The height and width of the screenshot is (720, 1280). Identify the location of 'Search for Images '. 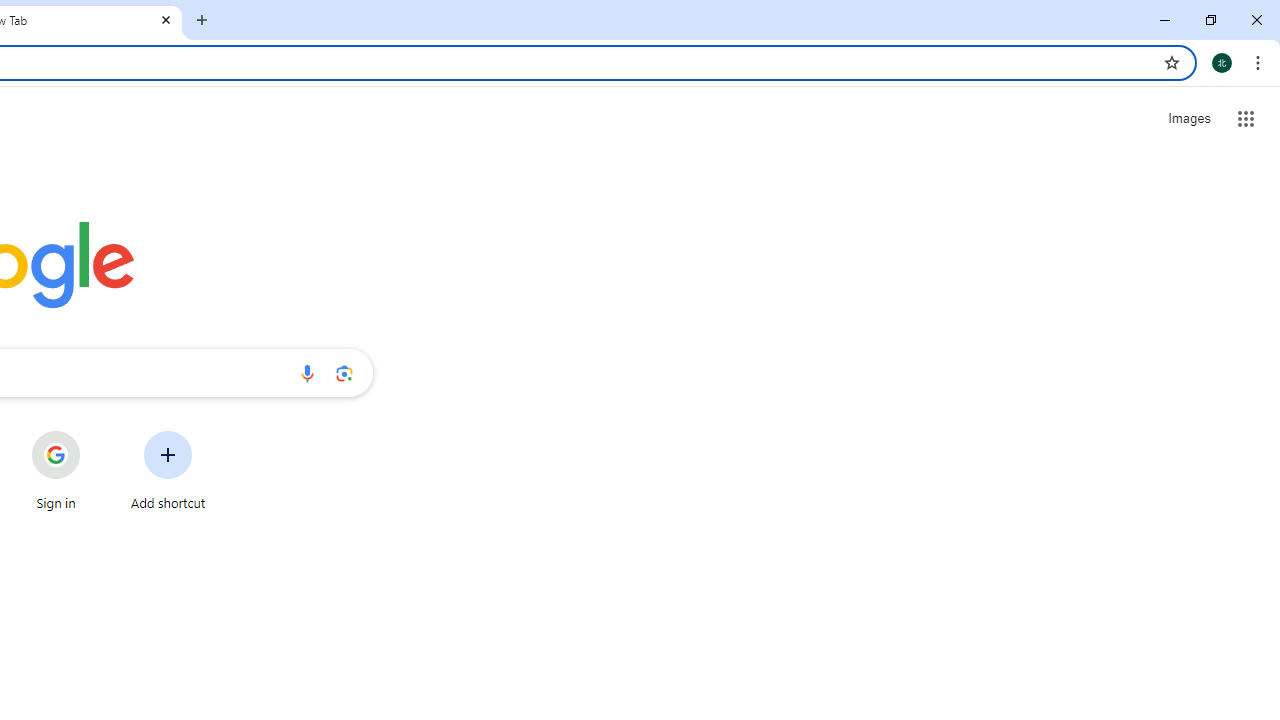
(1189, 119).